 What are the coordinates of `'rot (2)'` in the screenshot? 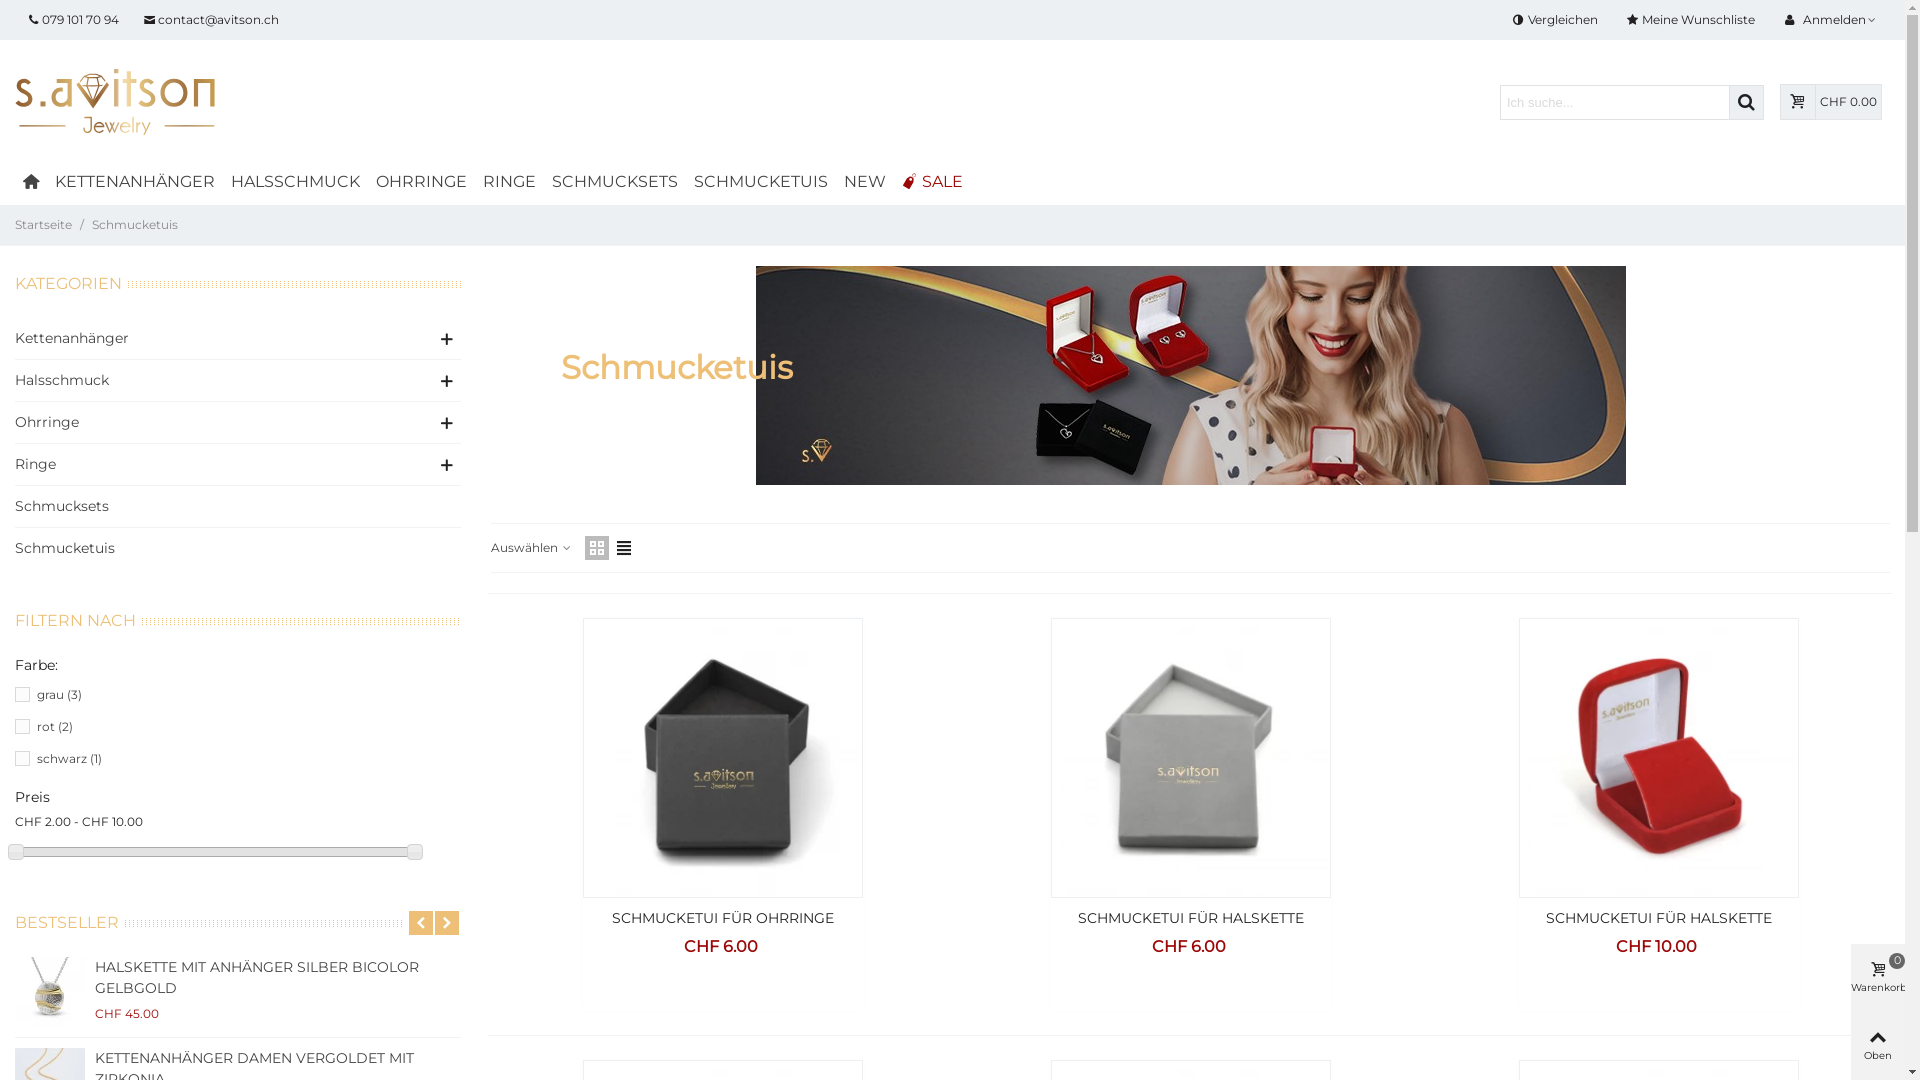 It's located at (37, 726).